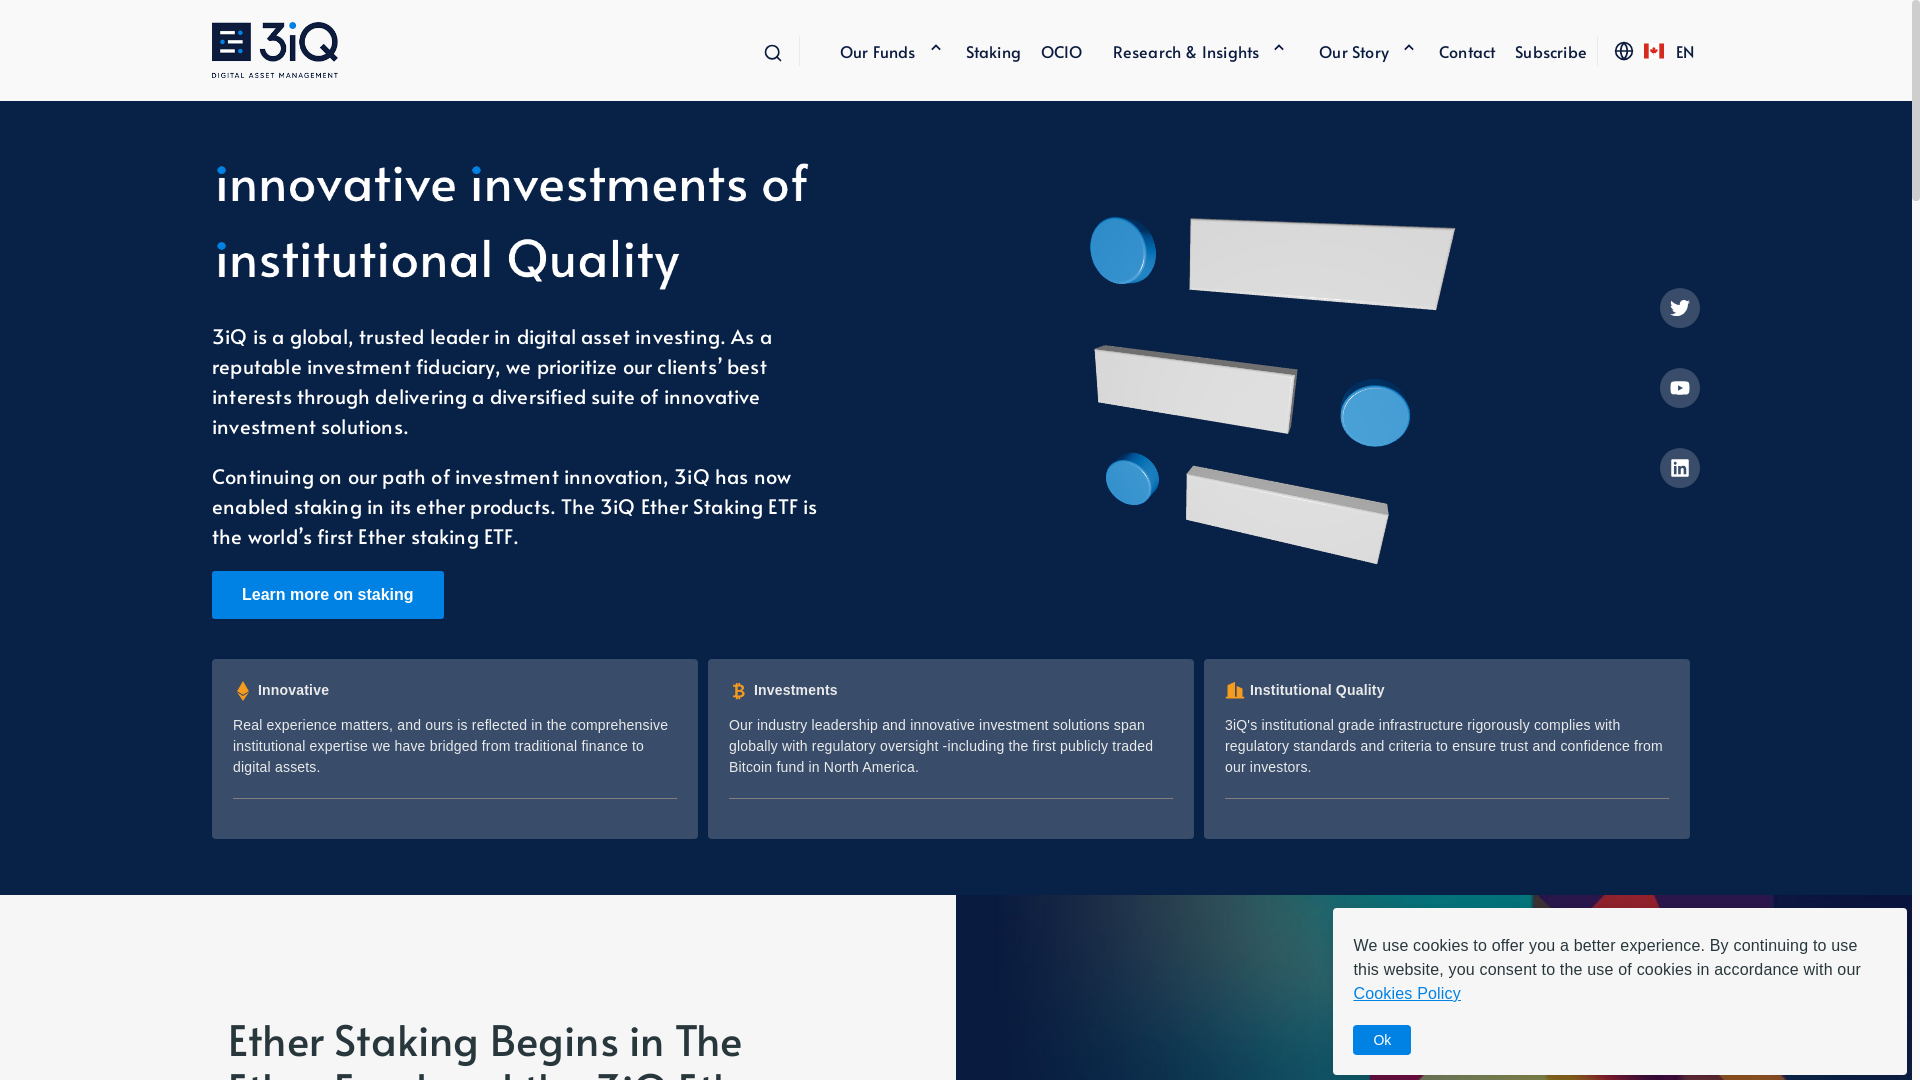 The width and height of the screenshot is (1920, 1080). I want to click on 'Learn more on staking', so click(211, 593).